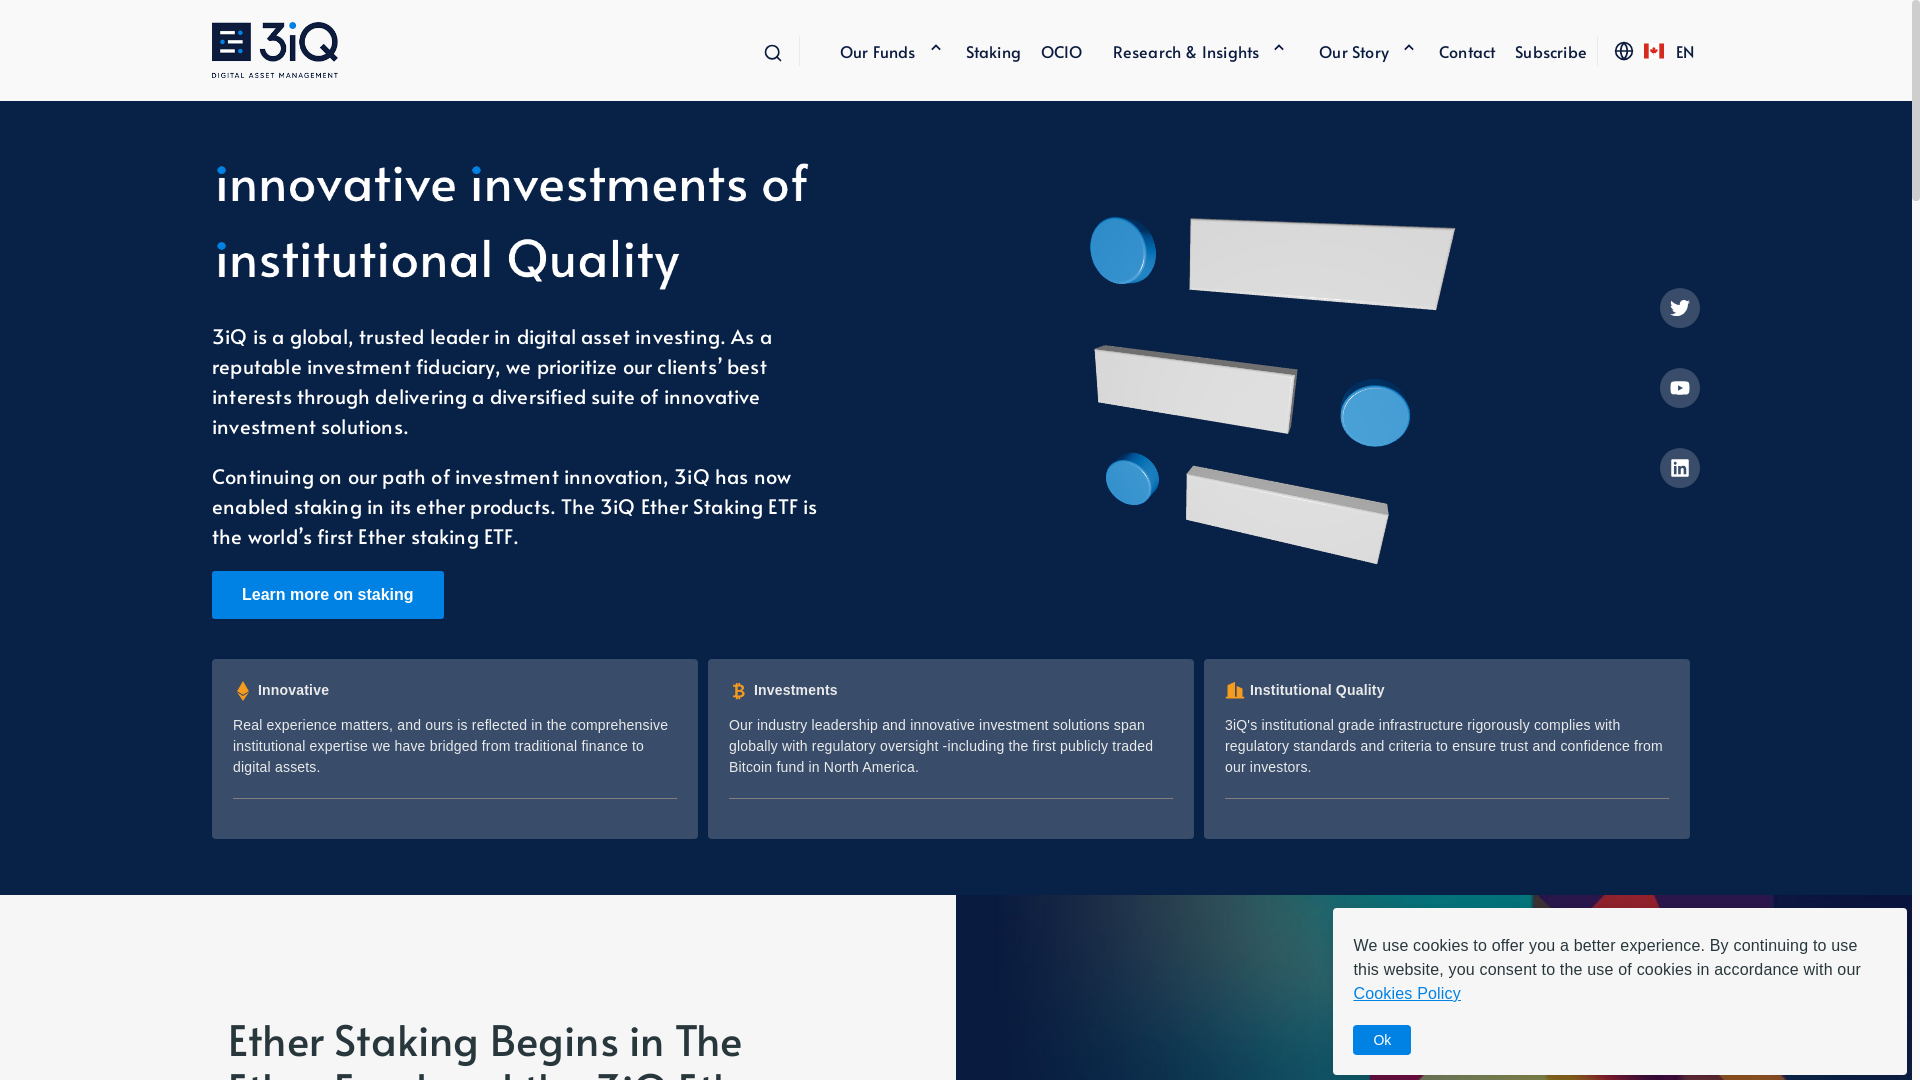 The width and height of the screenshot is (1920, 1080). I want to click on 'Learn more on staking', so click(211, 593).